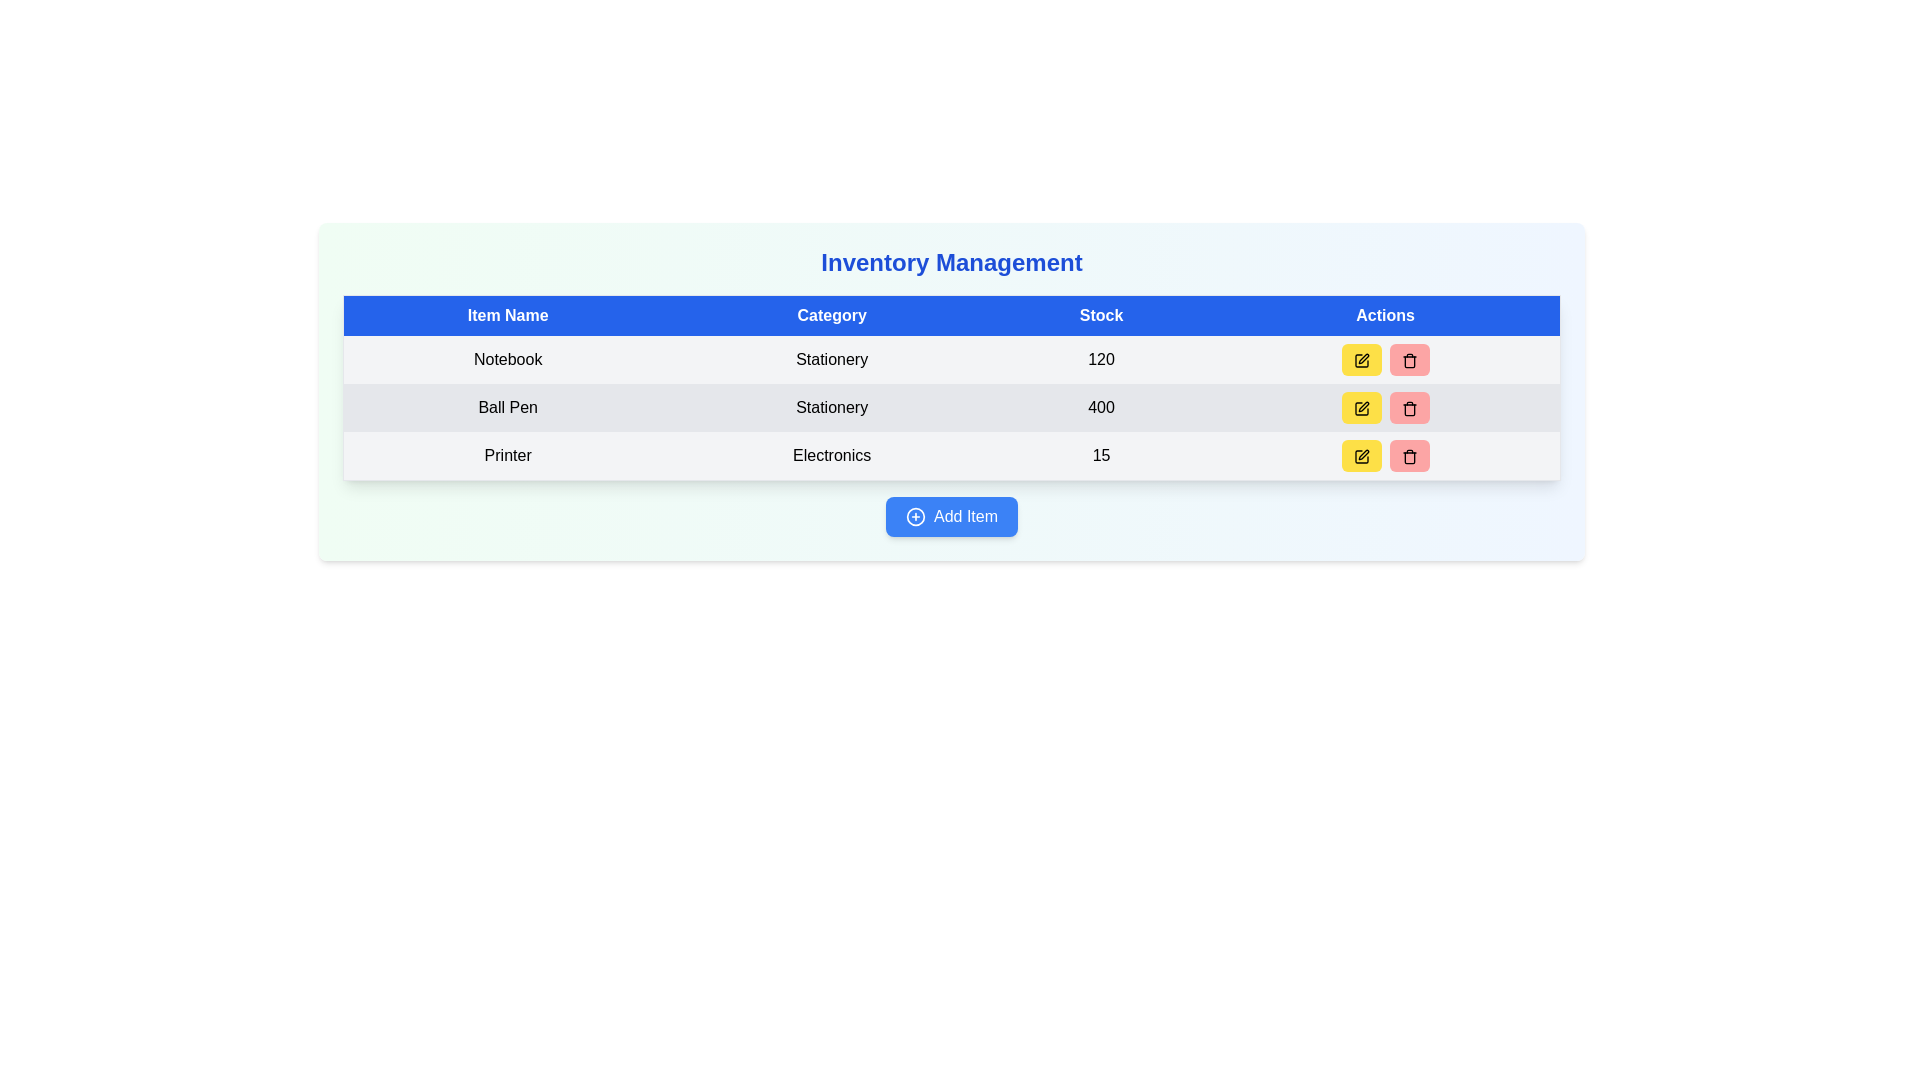 The image size is (1920, 1080). I want to click on the text label in the second column of the third row of the data table, which represents the category for the item listed, specifically aligned with the value 'Printer', so click(832, 456).